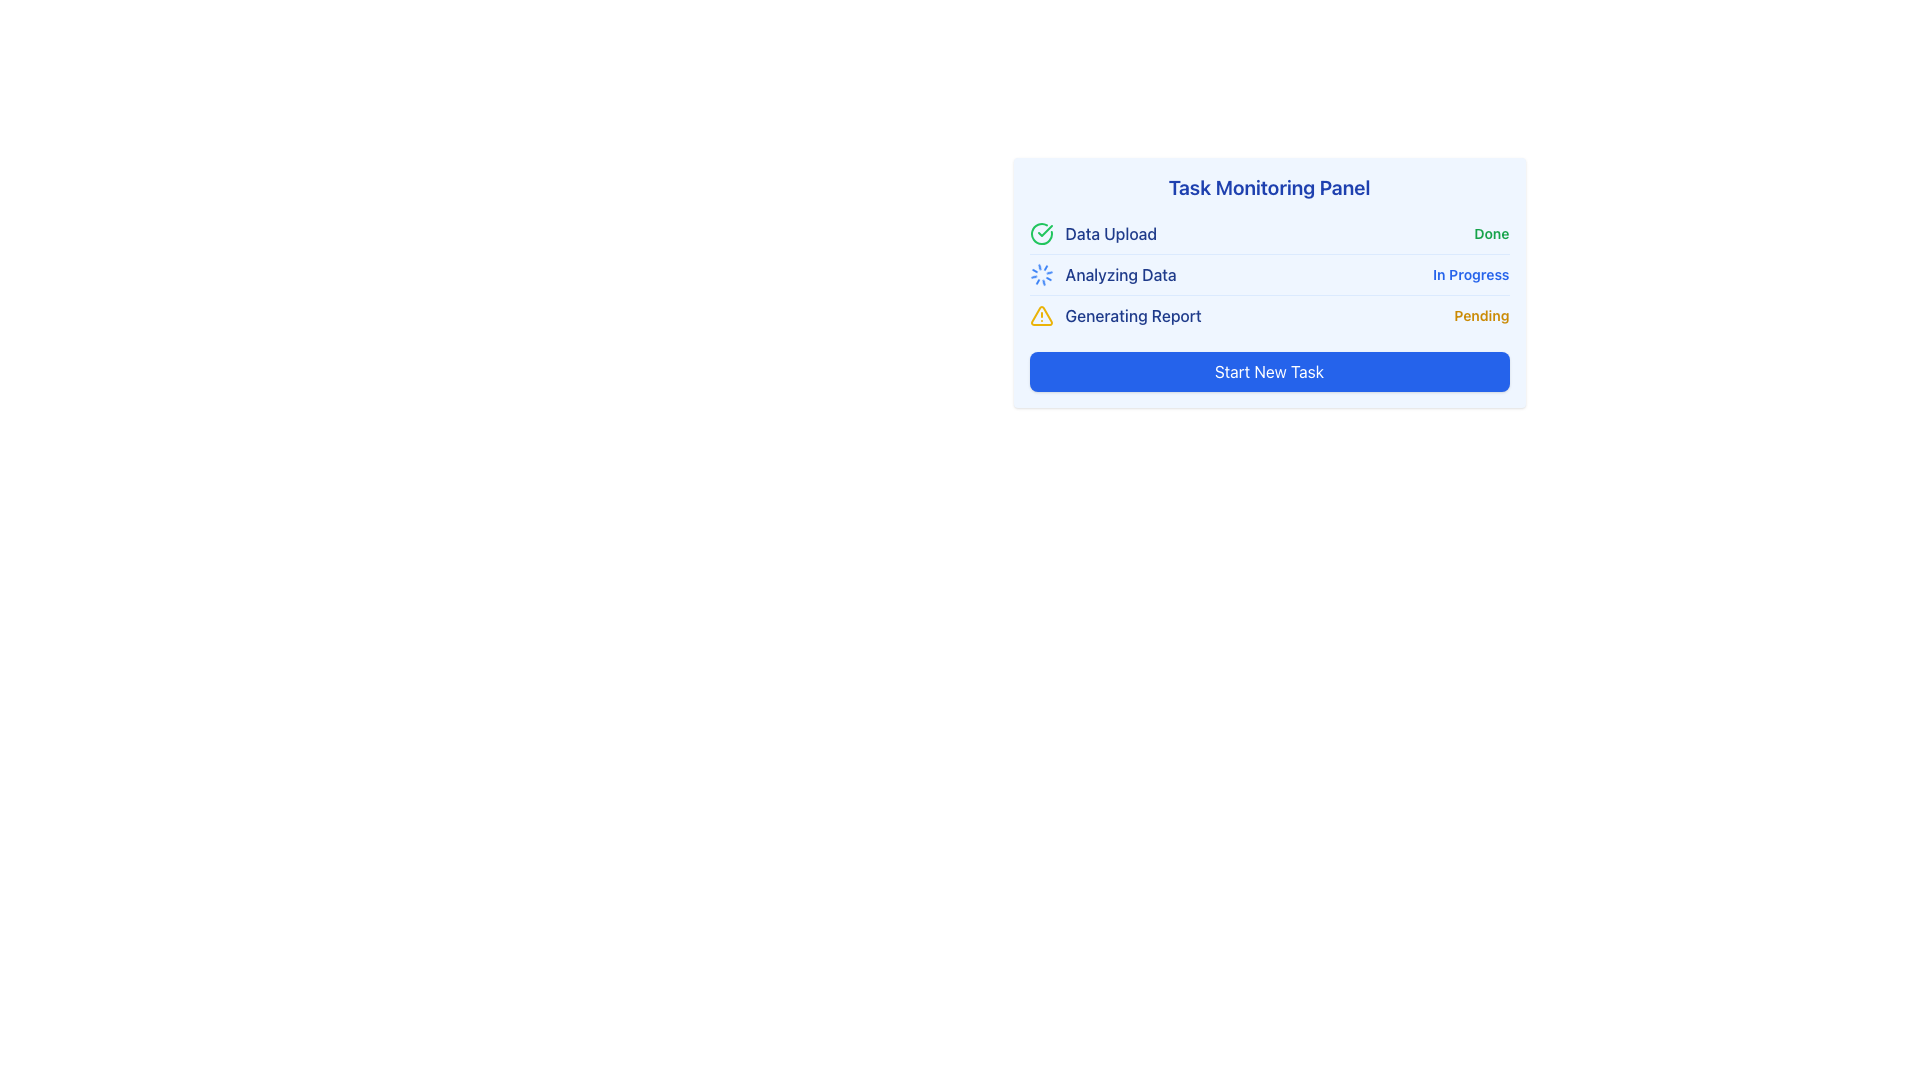 The image size is (1920, 1080). I want to click on the blue text label reading 'Generating Report', which is located to the left of the 'Pending' status indicator within the task monitoring panel, so click(1133, 315).